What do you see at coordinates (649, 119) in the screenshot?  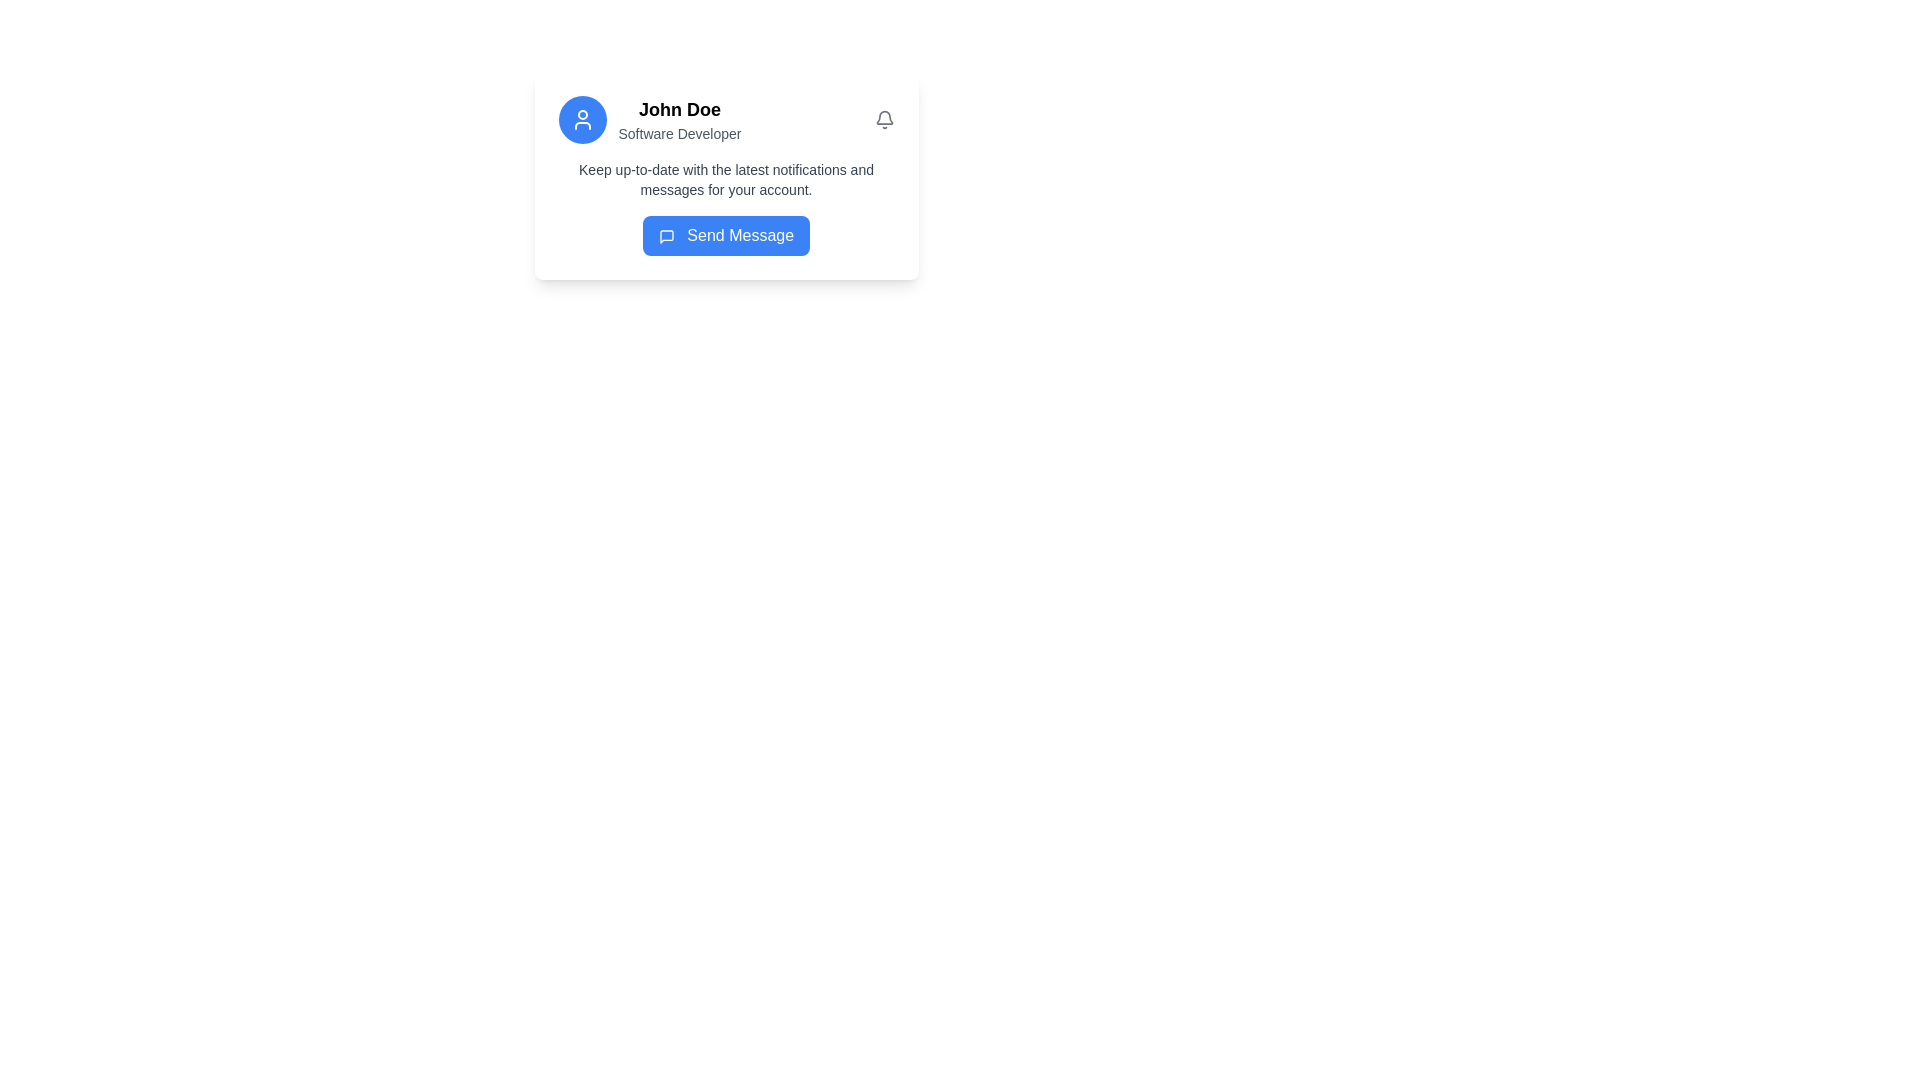 I see `the Profile display block featuring 'John Doe' and 'Software Developer'` at bounding box center [649, 119].